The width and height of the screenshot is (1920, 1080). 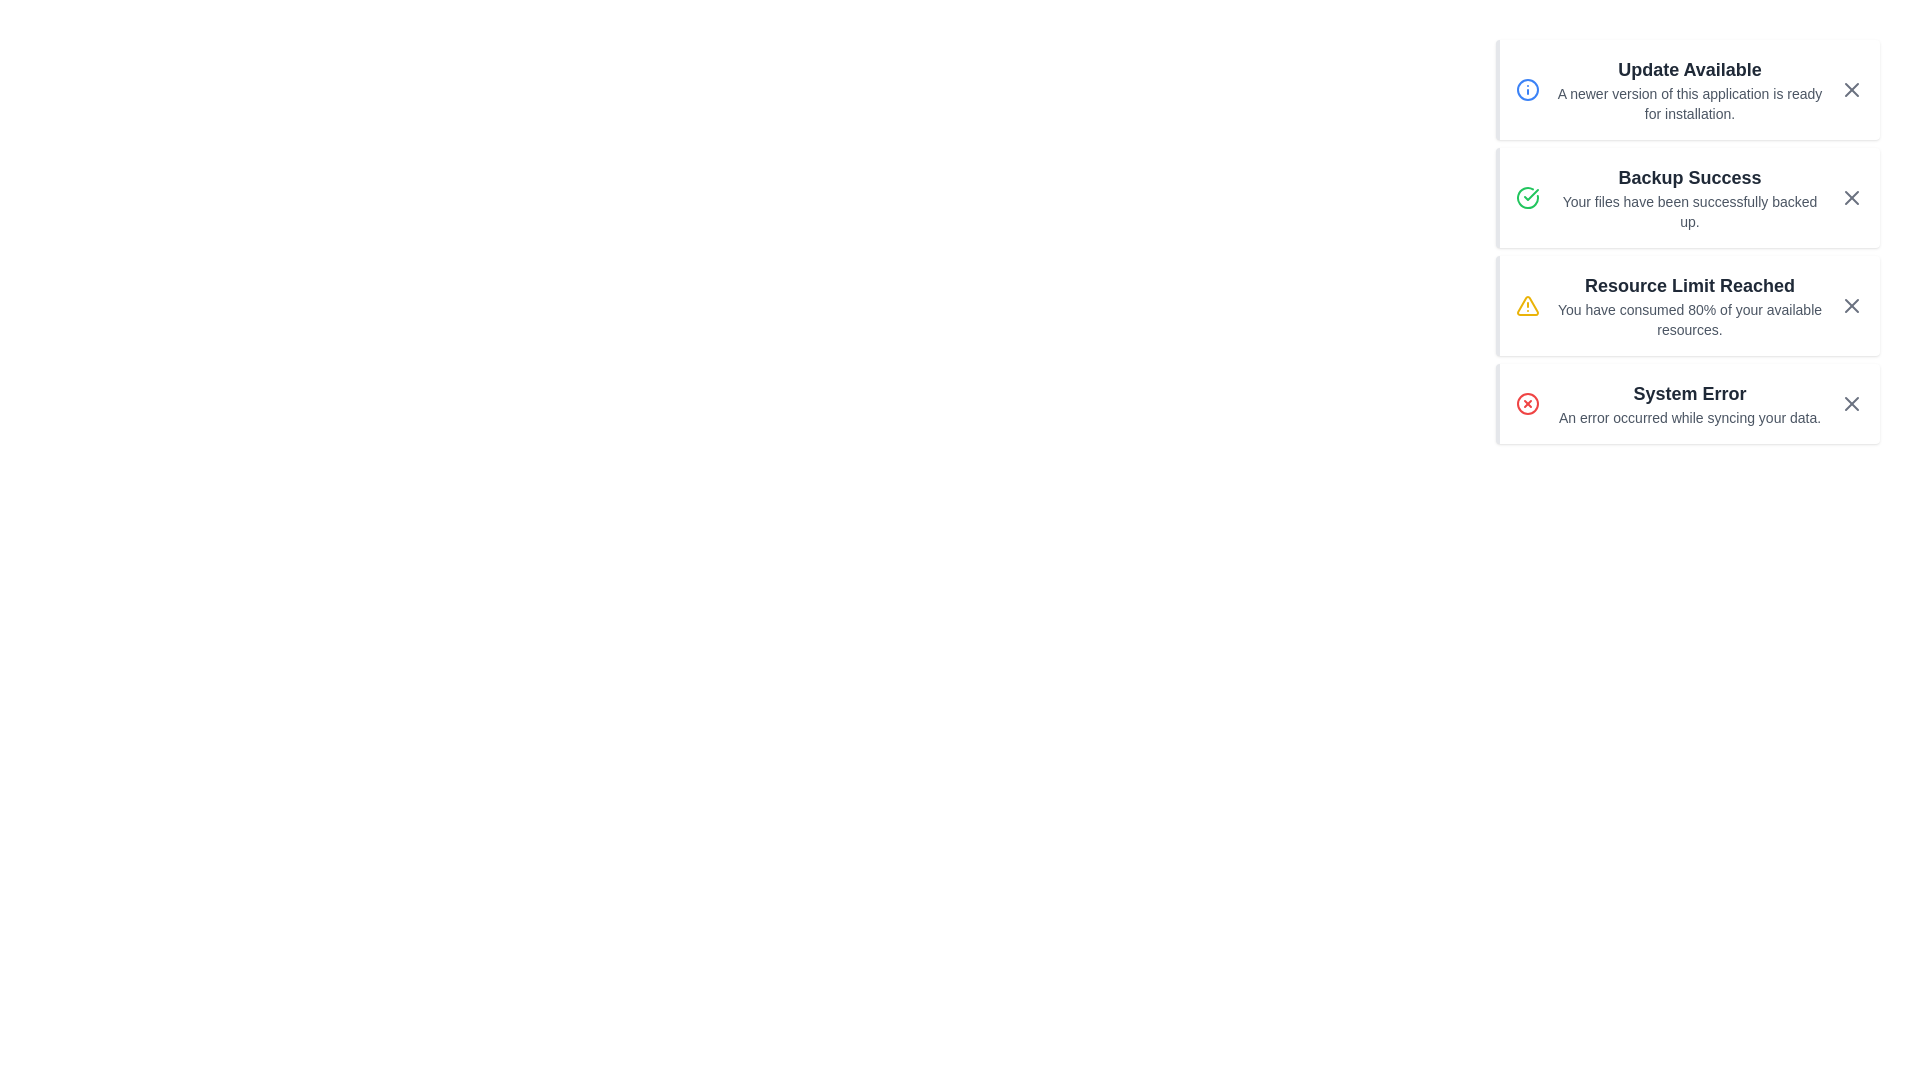 I want to click on the green outlined circle icon with a checkmark inside, which indicates the 'Backup Success' notification, so click(x=1526, y=197).